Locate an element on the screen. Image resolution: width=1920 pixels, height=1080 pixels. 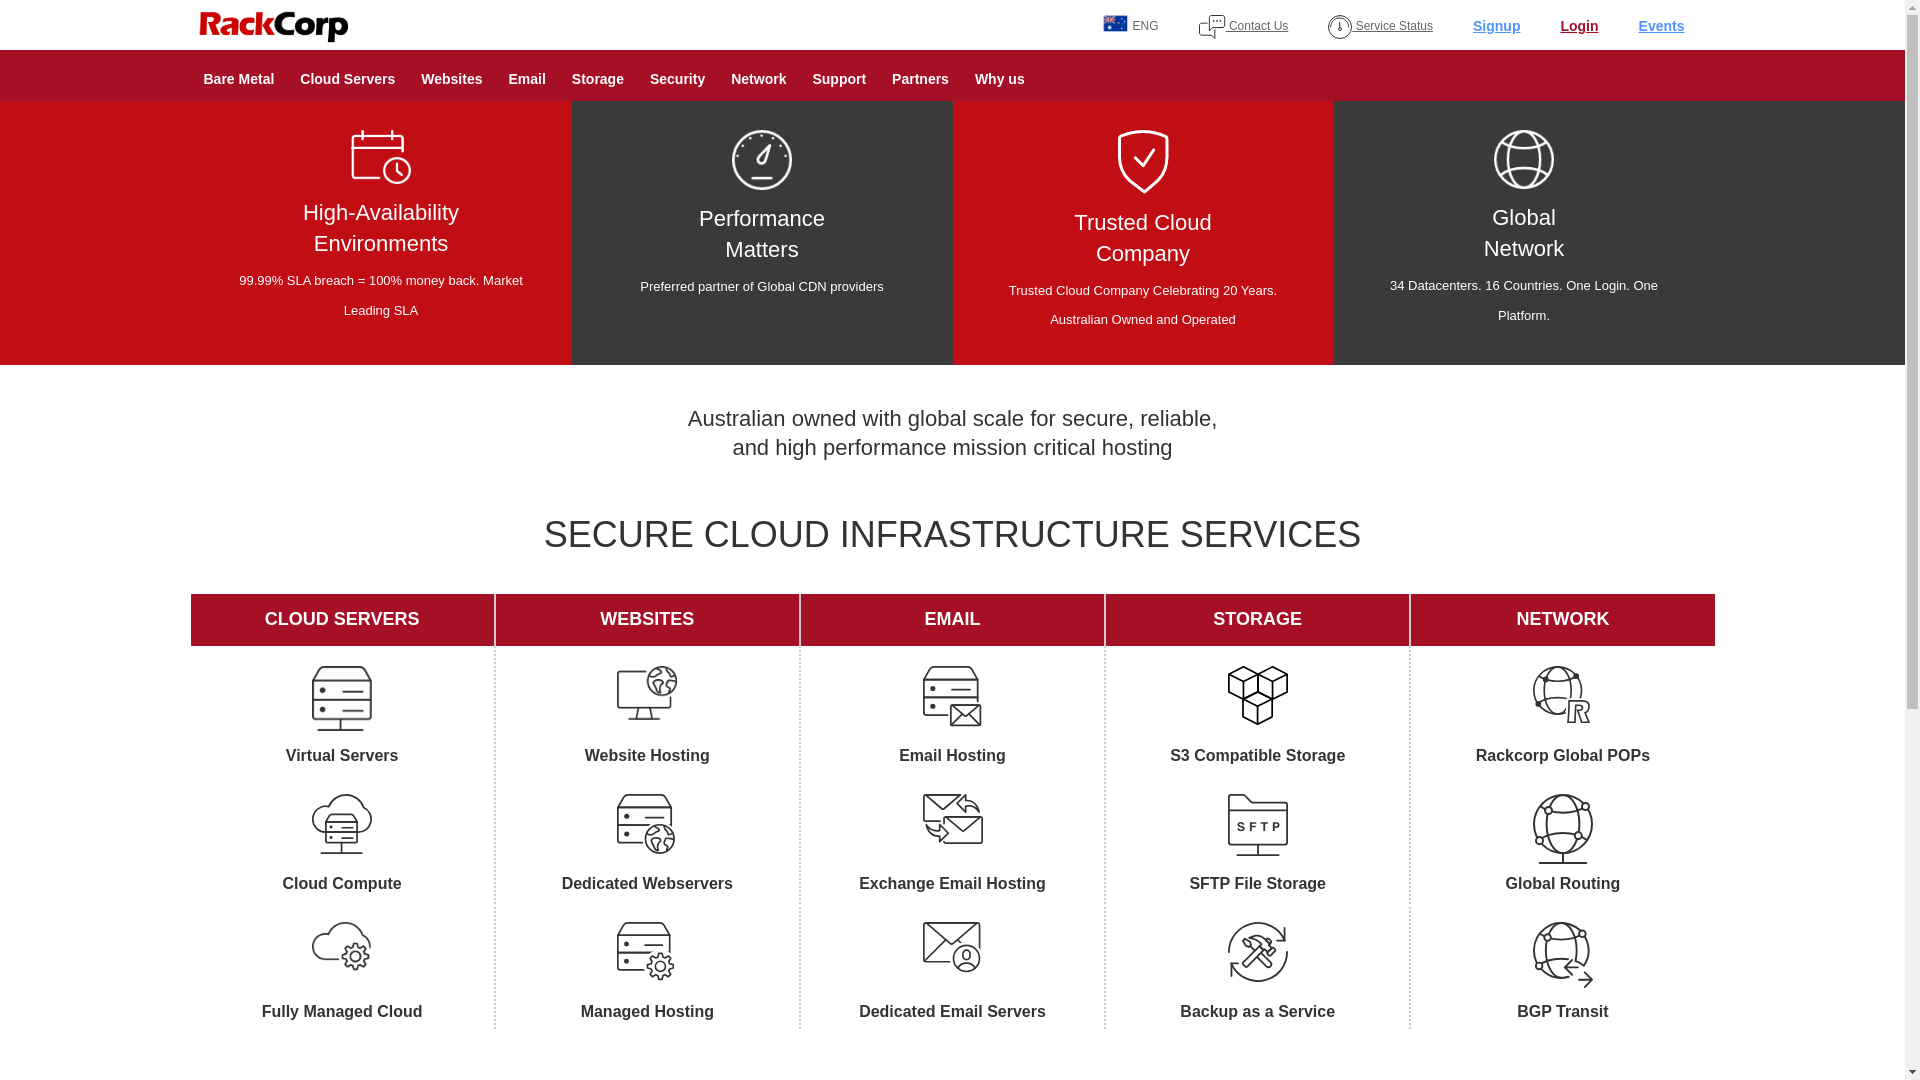
'Service Status' is located at coordinates (1379, 27).